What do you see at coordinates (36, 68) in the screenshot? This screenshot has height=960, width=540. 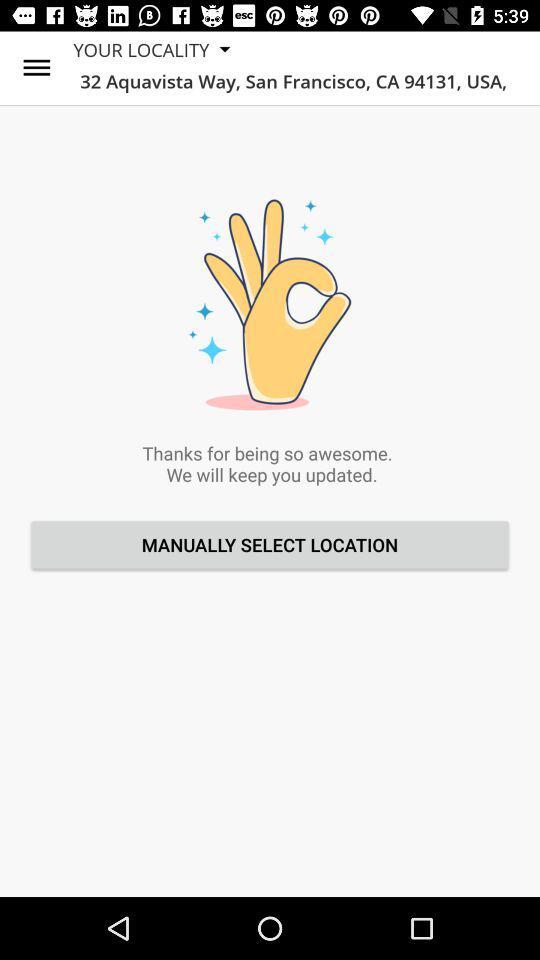 I see `the item above manually select location item` at bounding box center [36, 68].